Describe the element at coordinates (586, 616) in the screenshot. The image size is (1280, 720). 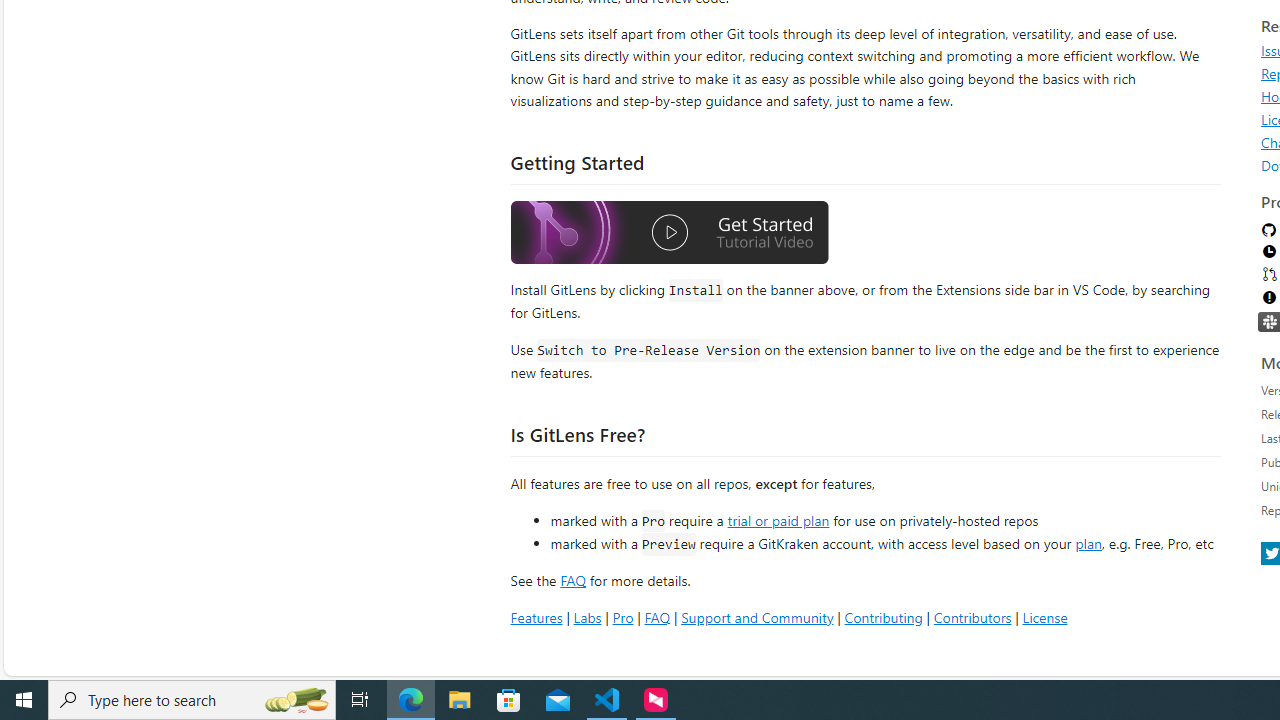
I see `'Labs'` at that location.